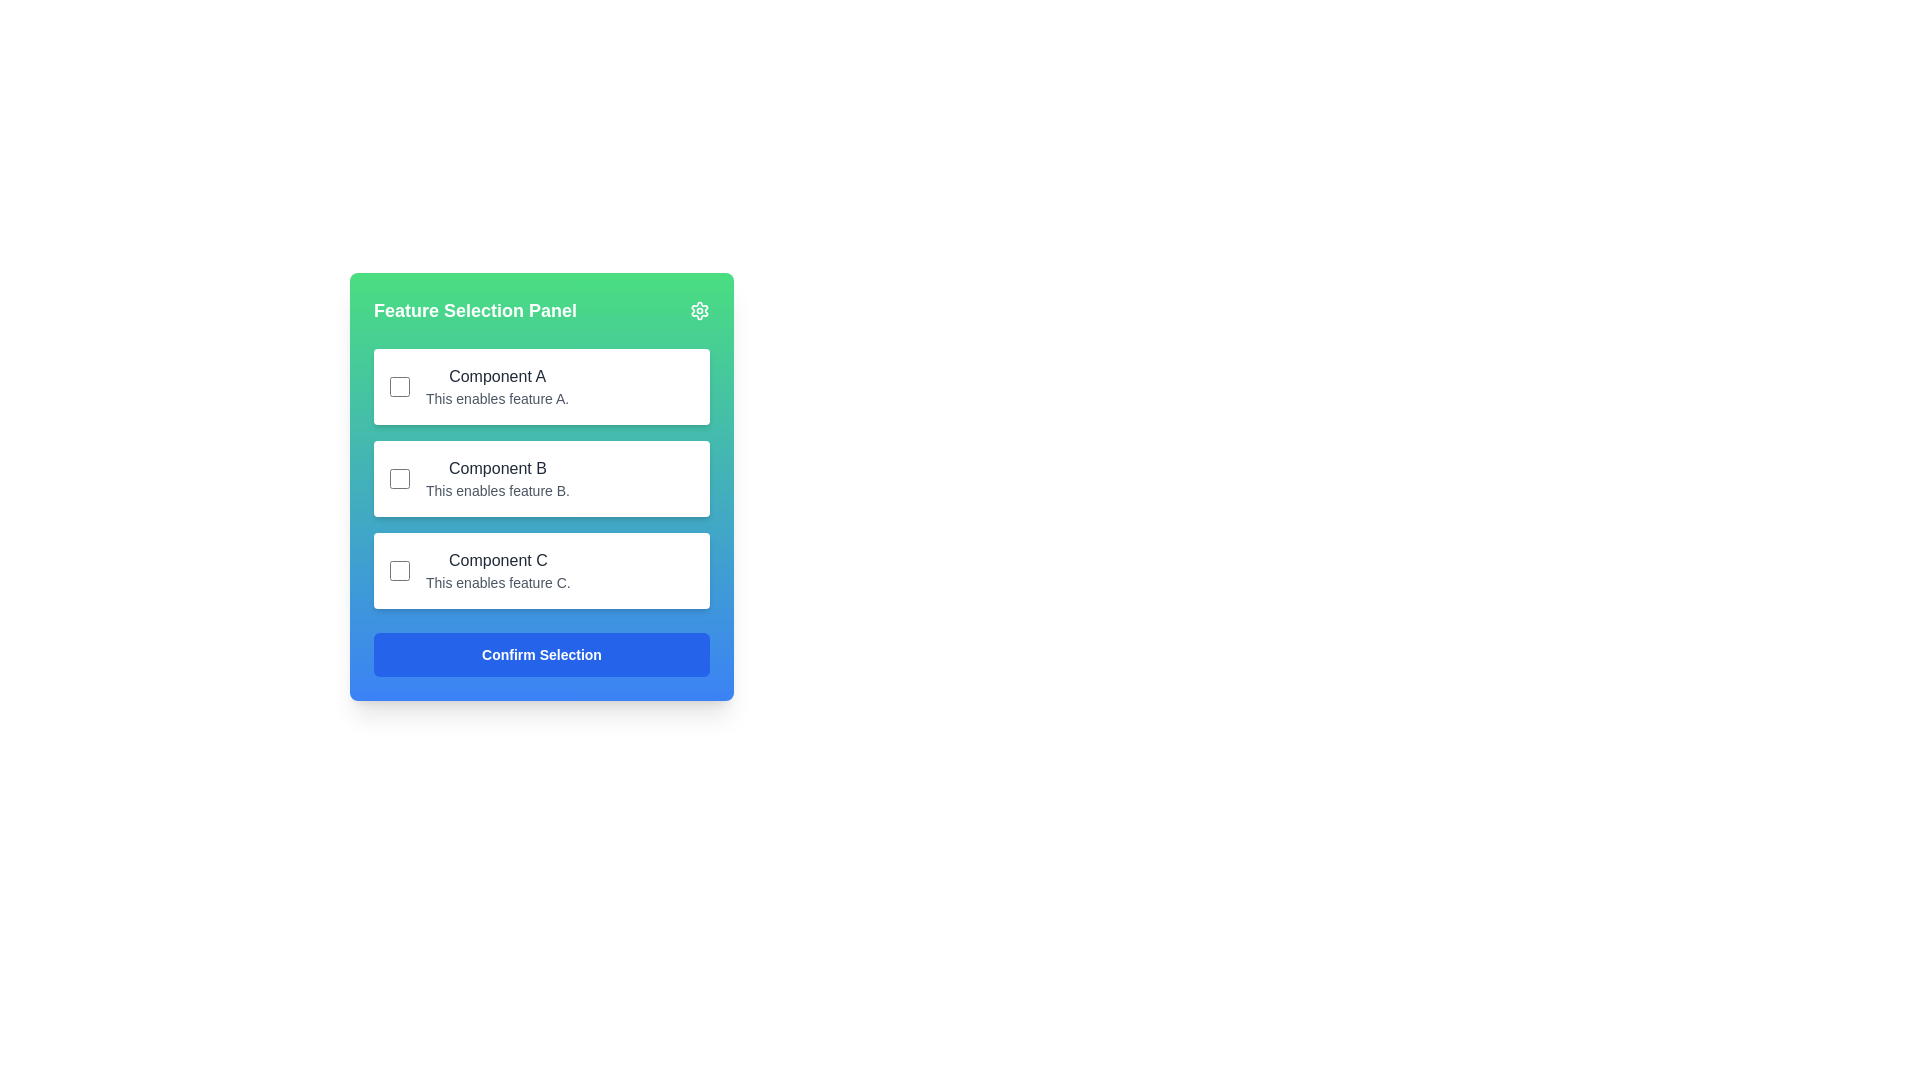 This screenshot has width=1920, height=1080. Describe the element at coordinates (497, 377) in the screenshot. I see `the label at the top of the section that describes the corresponding feature` at that location.